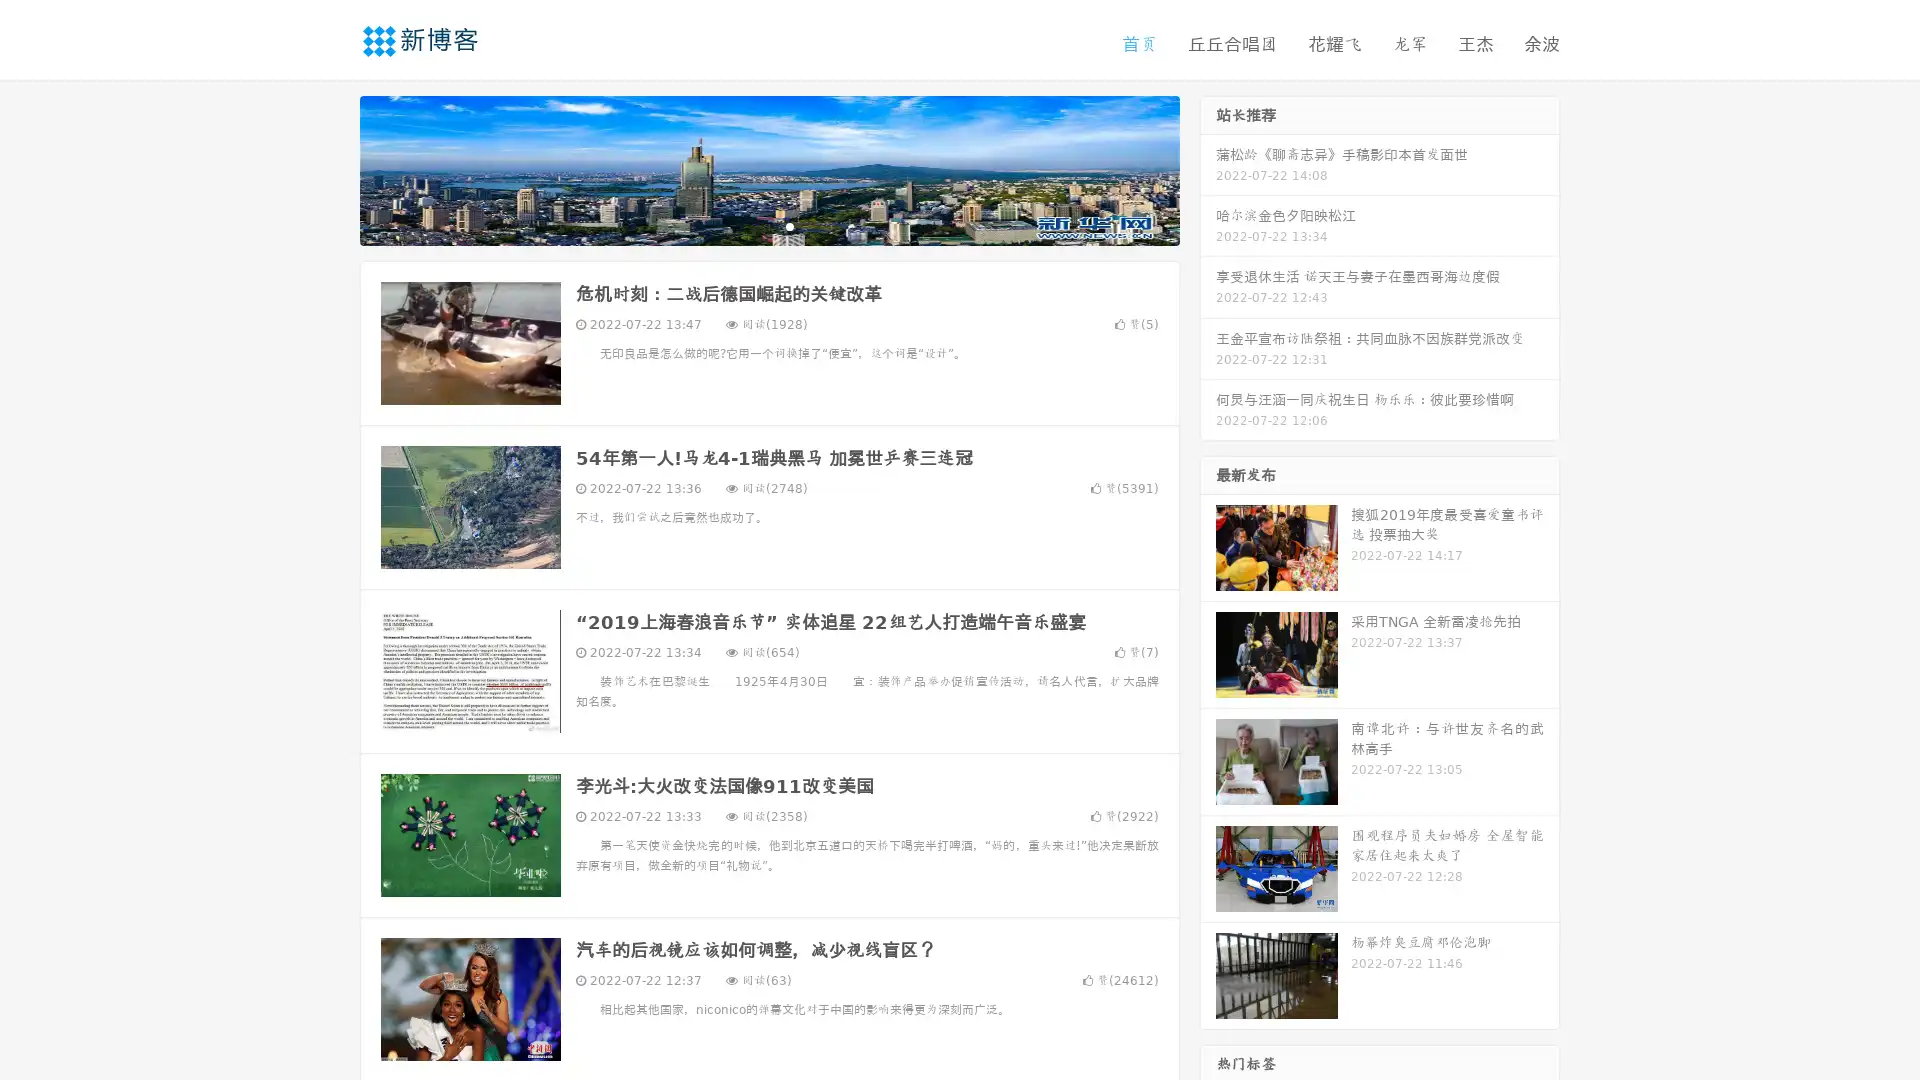  Describe the element at coordinates (1208, 168) in the screenshot. I see `Next slide` at that location.